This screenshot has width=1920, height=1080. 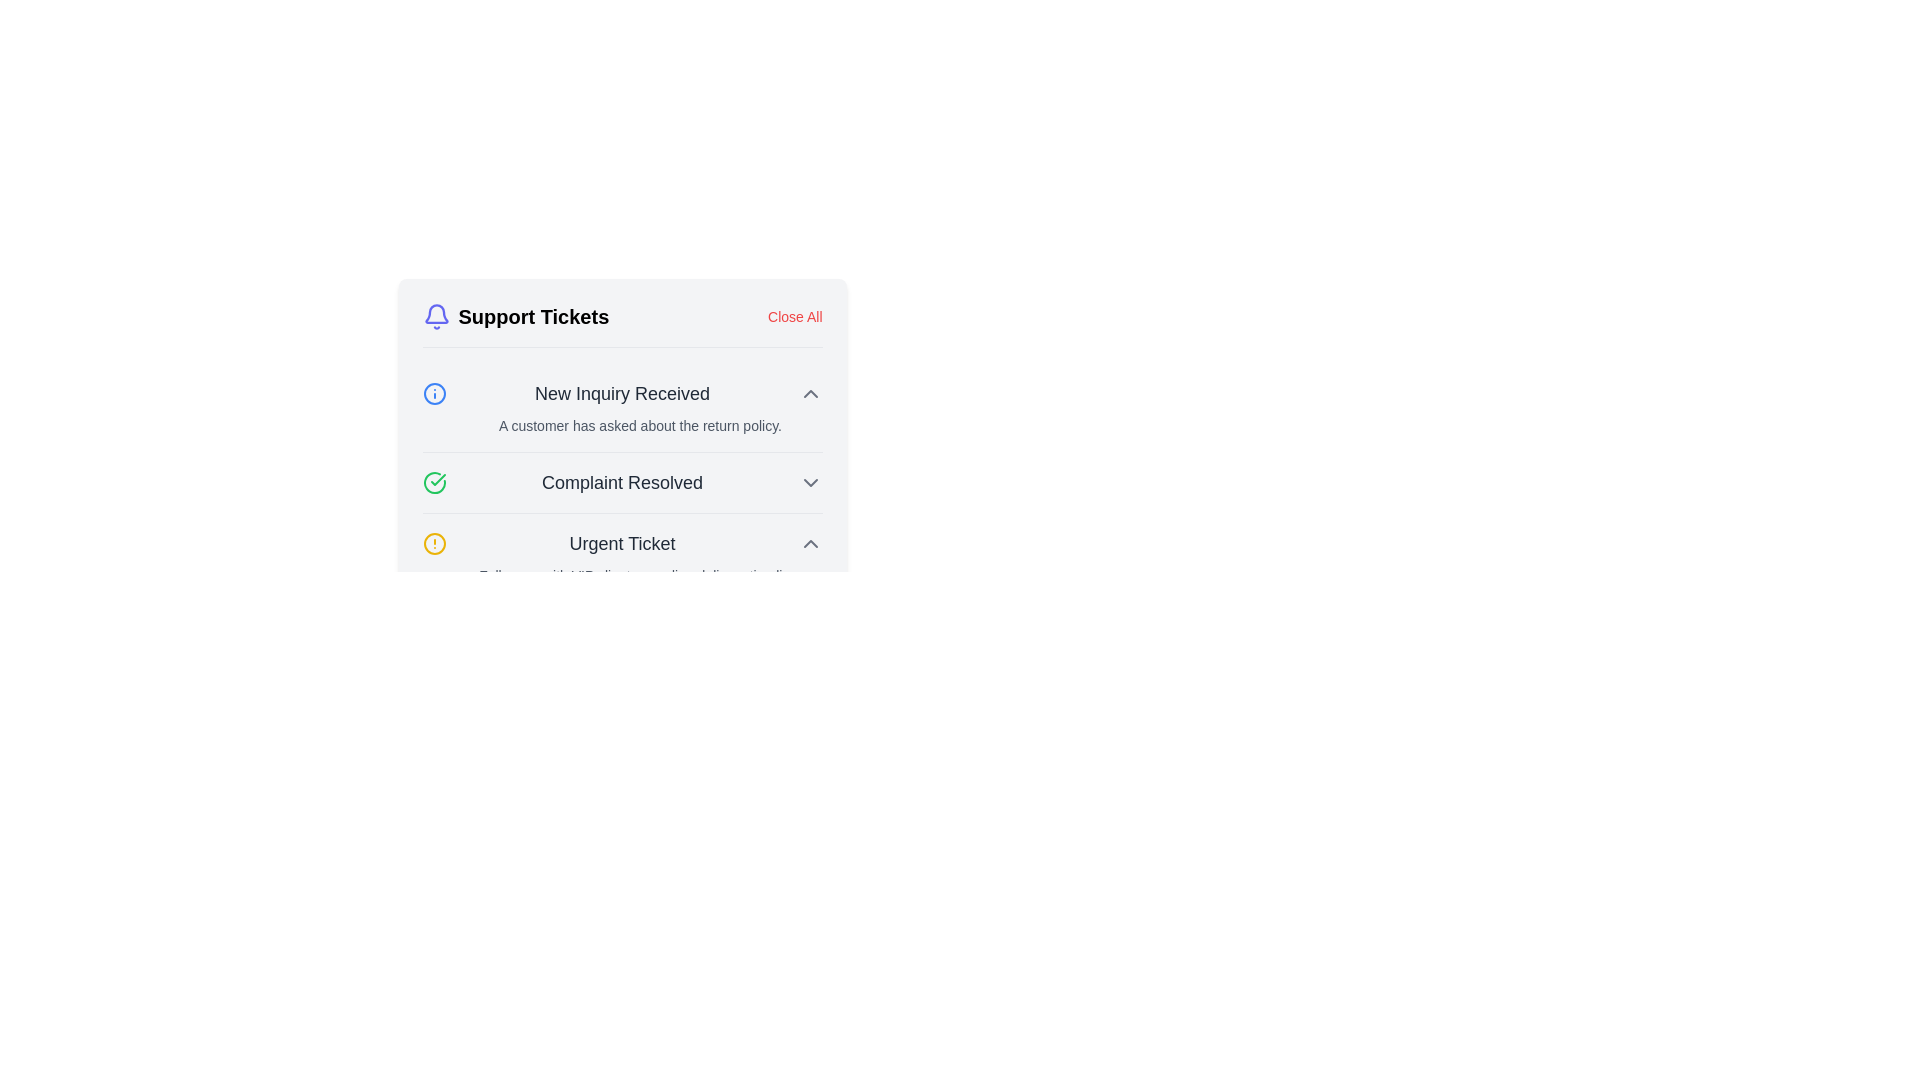 What do you see at coordinates (810, 543) in the screenshot?
I see `the chevron button located to the right of the 'Urgent Ticket' notification` at bounding box center [810, 543].